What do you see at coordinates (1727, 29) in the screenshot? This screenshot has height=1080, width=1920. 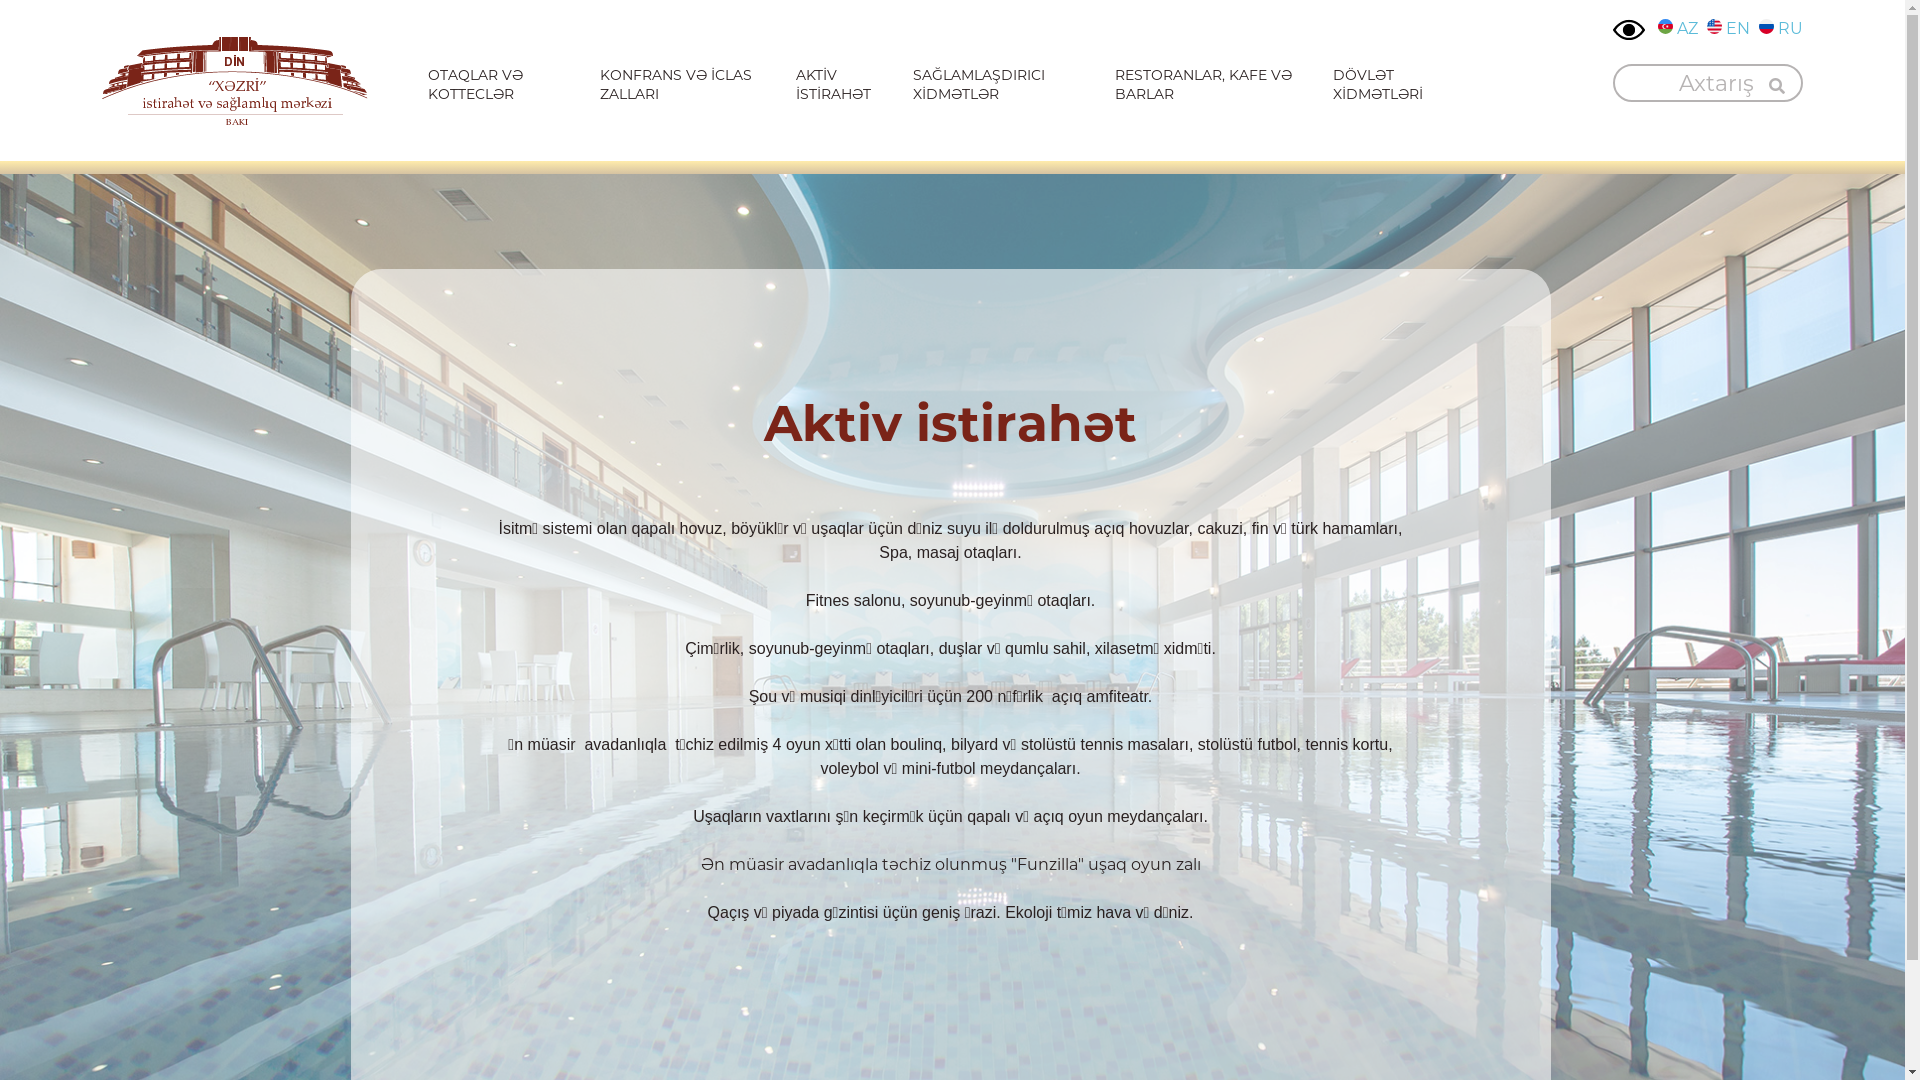 I see `'EN'` at bounding box center [1727, 29].